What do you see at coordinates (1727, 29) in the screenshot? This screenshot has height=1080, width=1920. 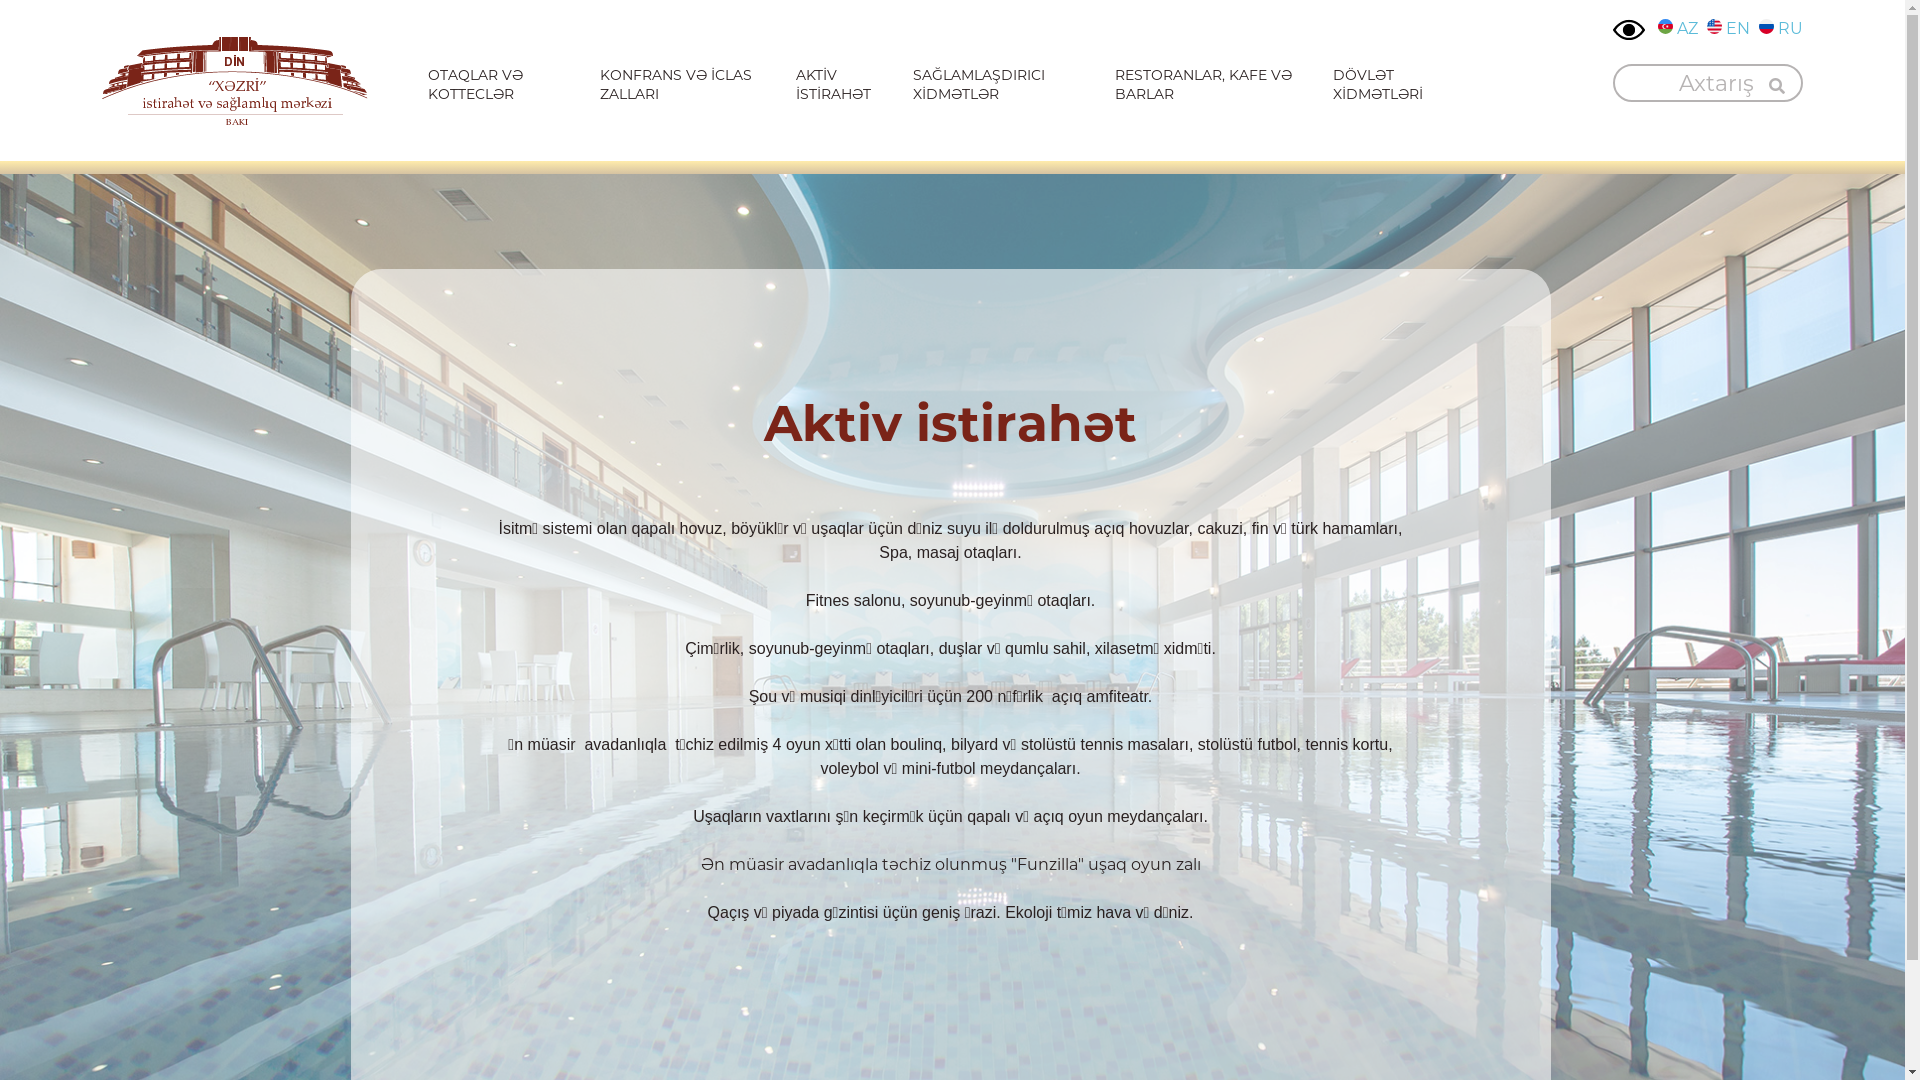 I see `'EN'` at bounding box center [1727, 29].